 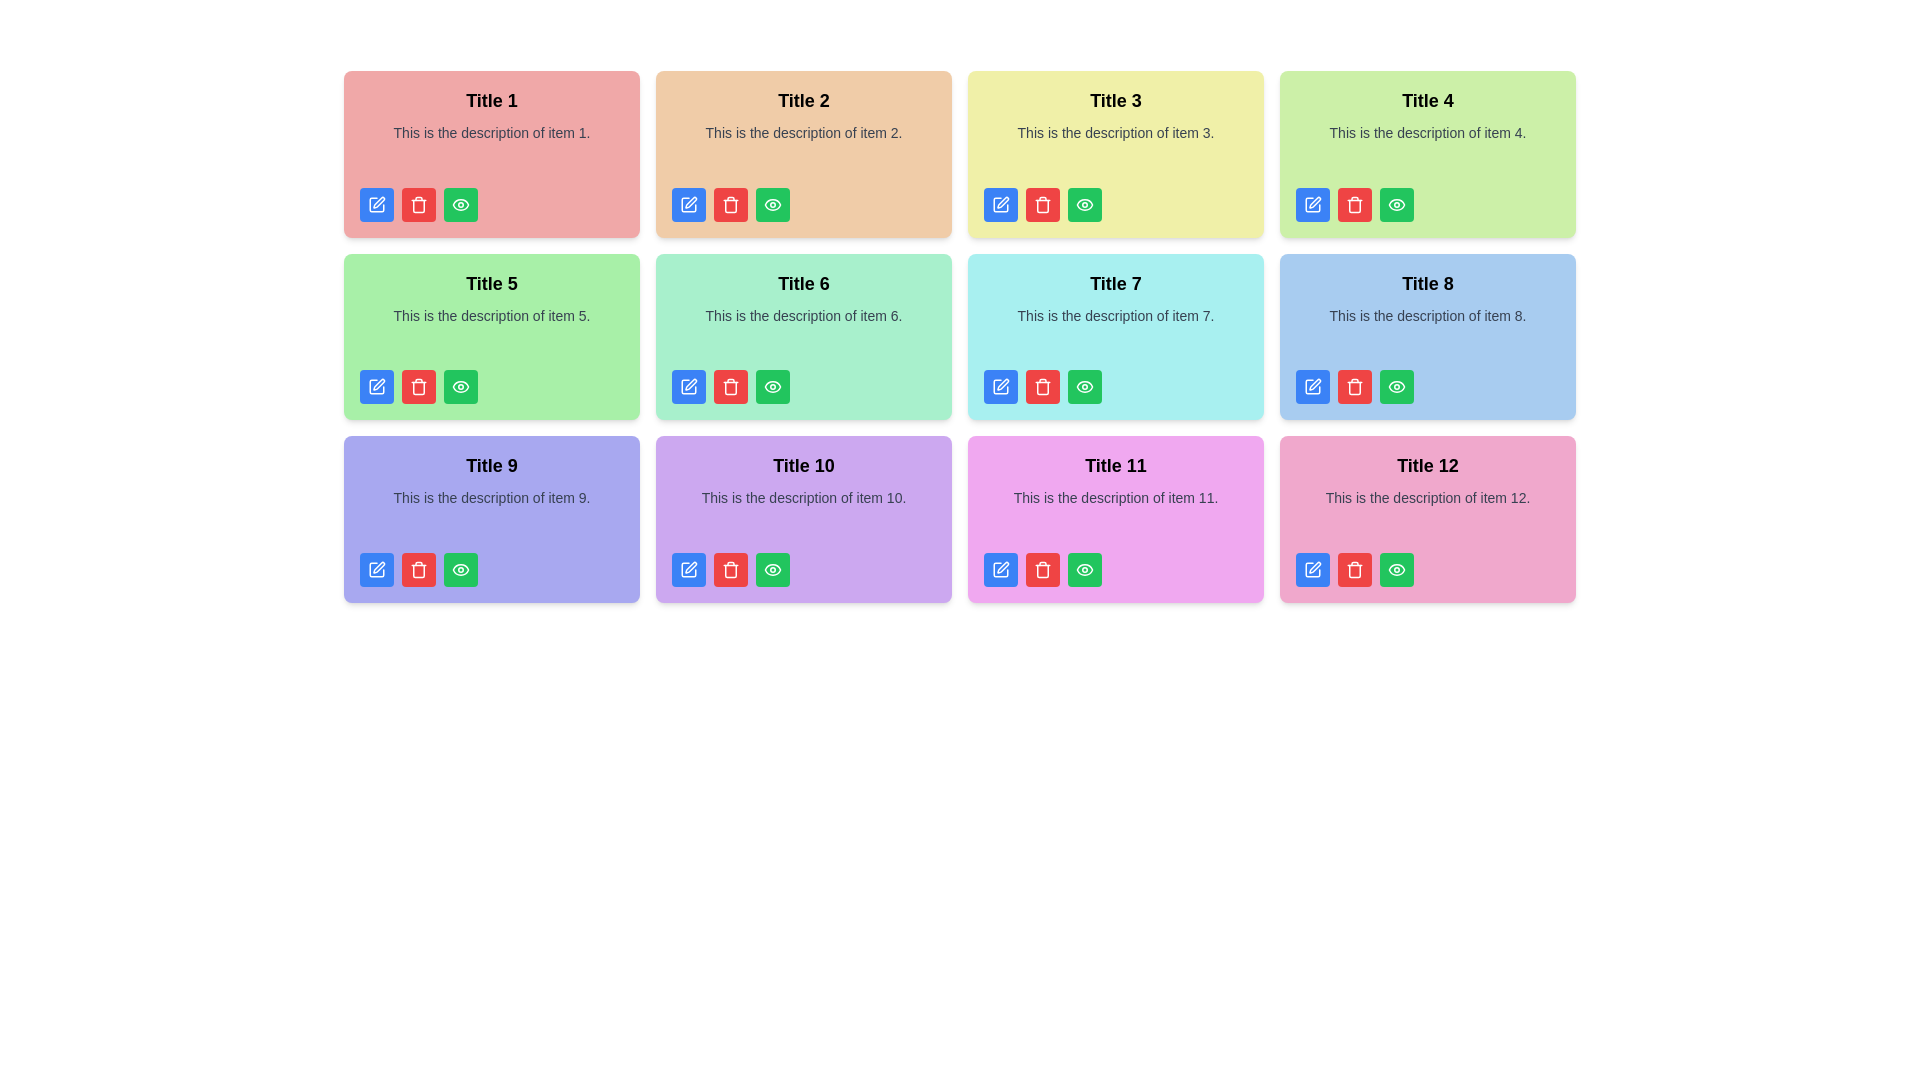 I want to click on the green button with the eye icon located on the right side of the group of three buttons underneath the 'Title 6' item, so click(x=771, y=386).